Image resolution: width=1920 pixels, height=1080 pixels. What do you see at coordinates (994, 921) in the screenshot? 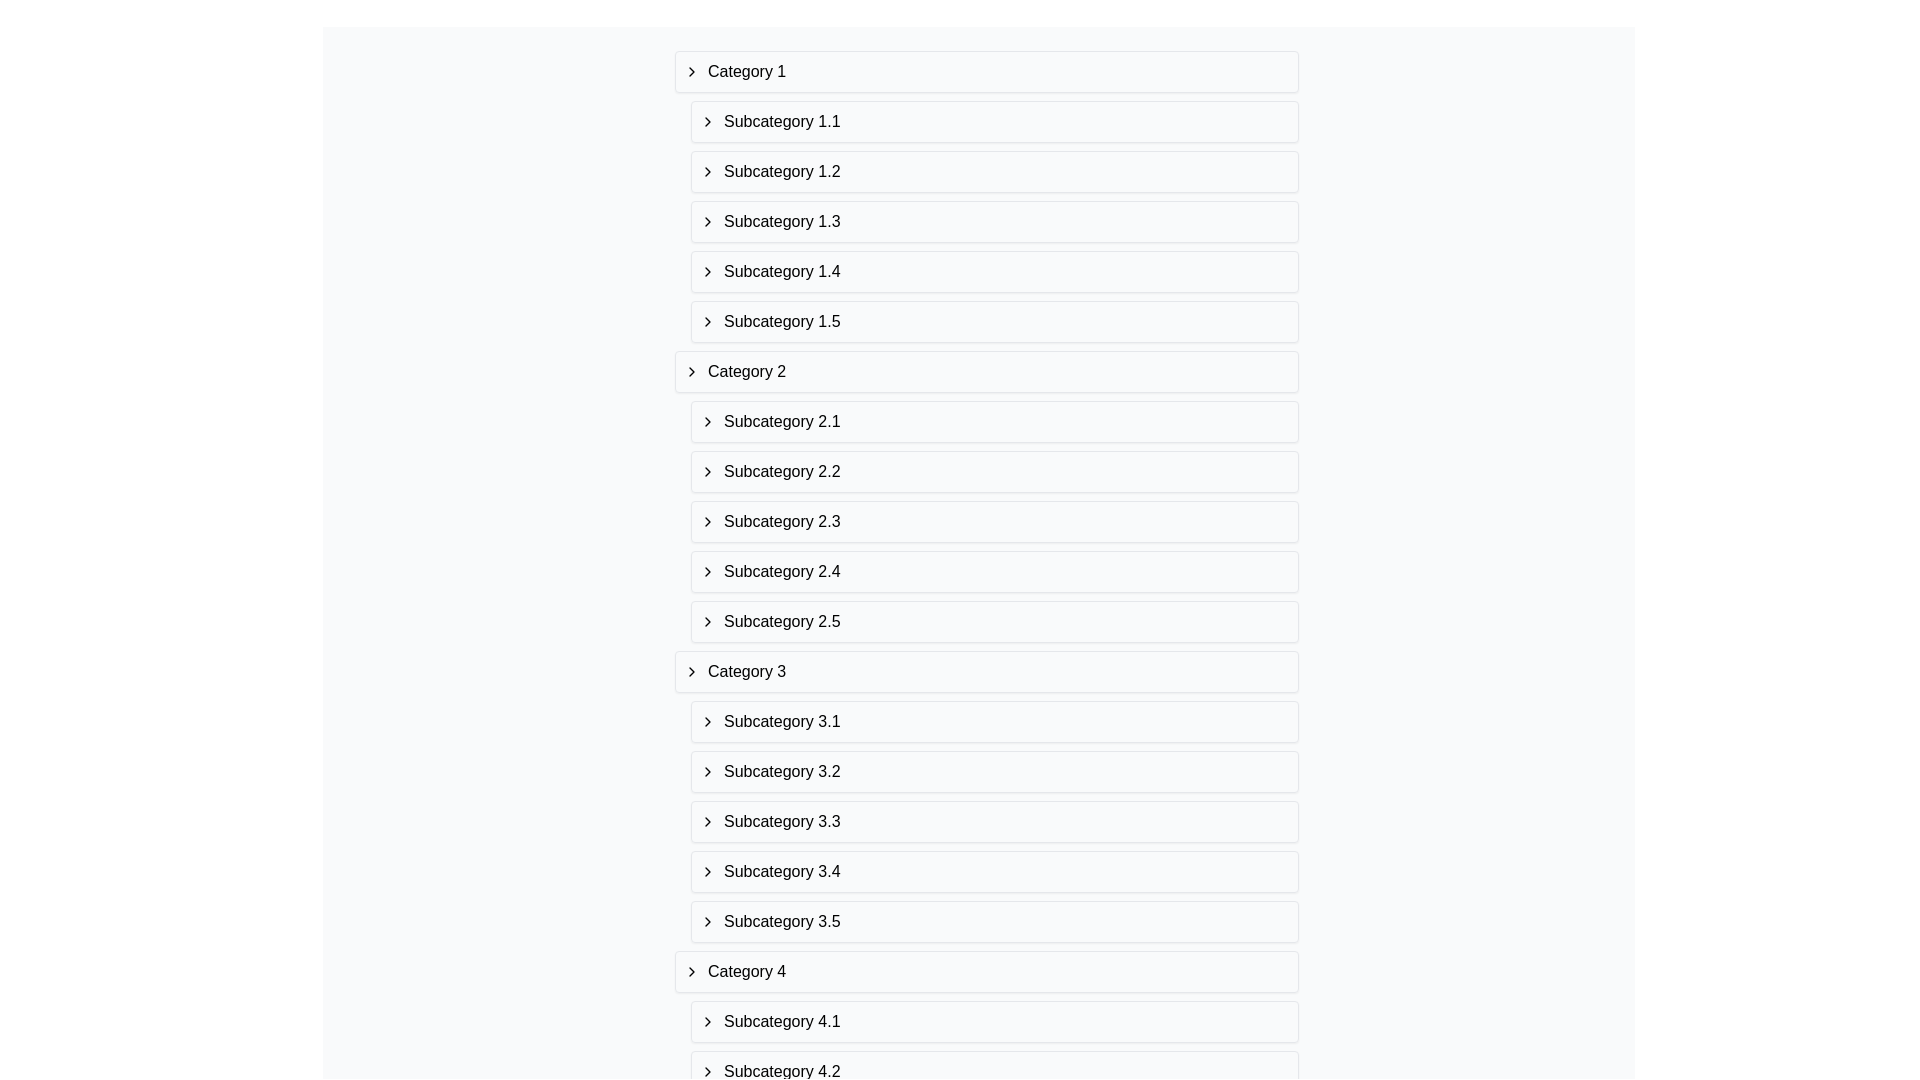
I see `the fifth menu item under 'Category 3', which is labeled 'Subcategory 3.5'` at bounding box center [994, 921].